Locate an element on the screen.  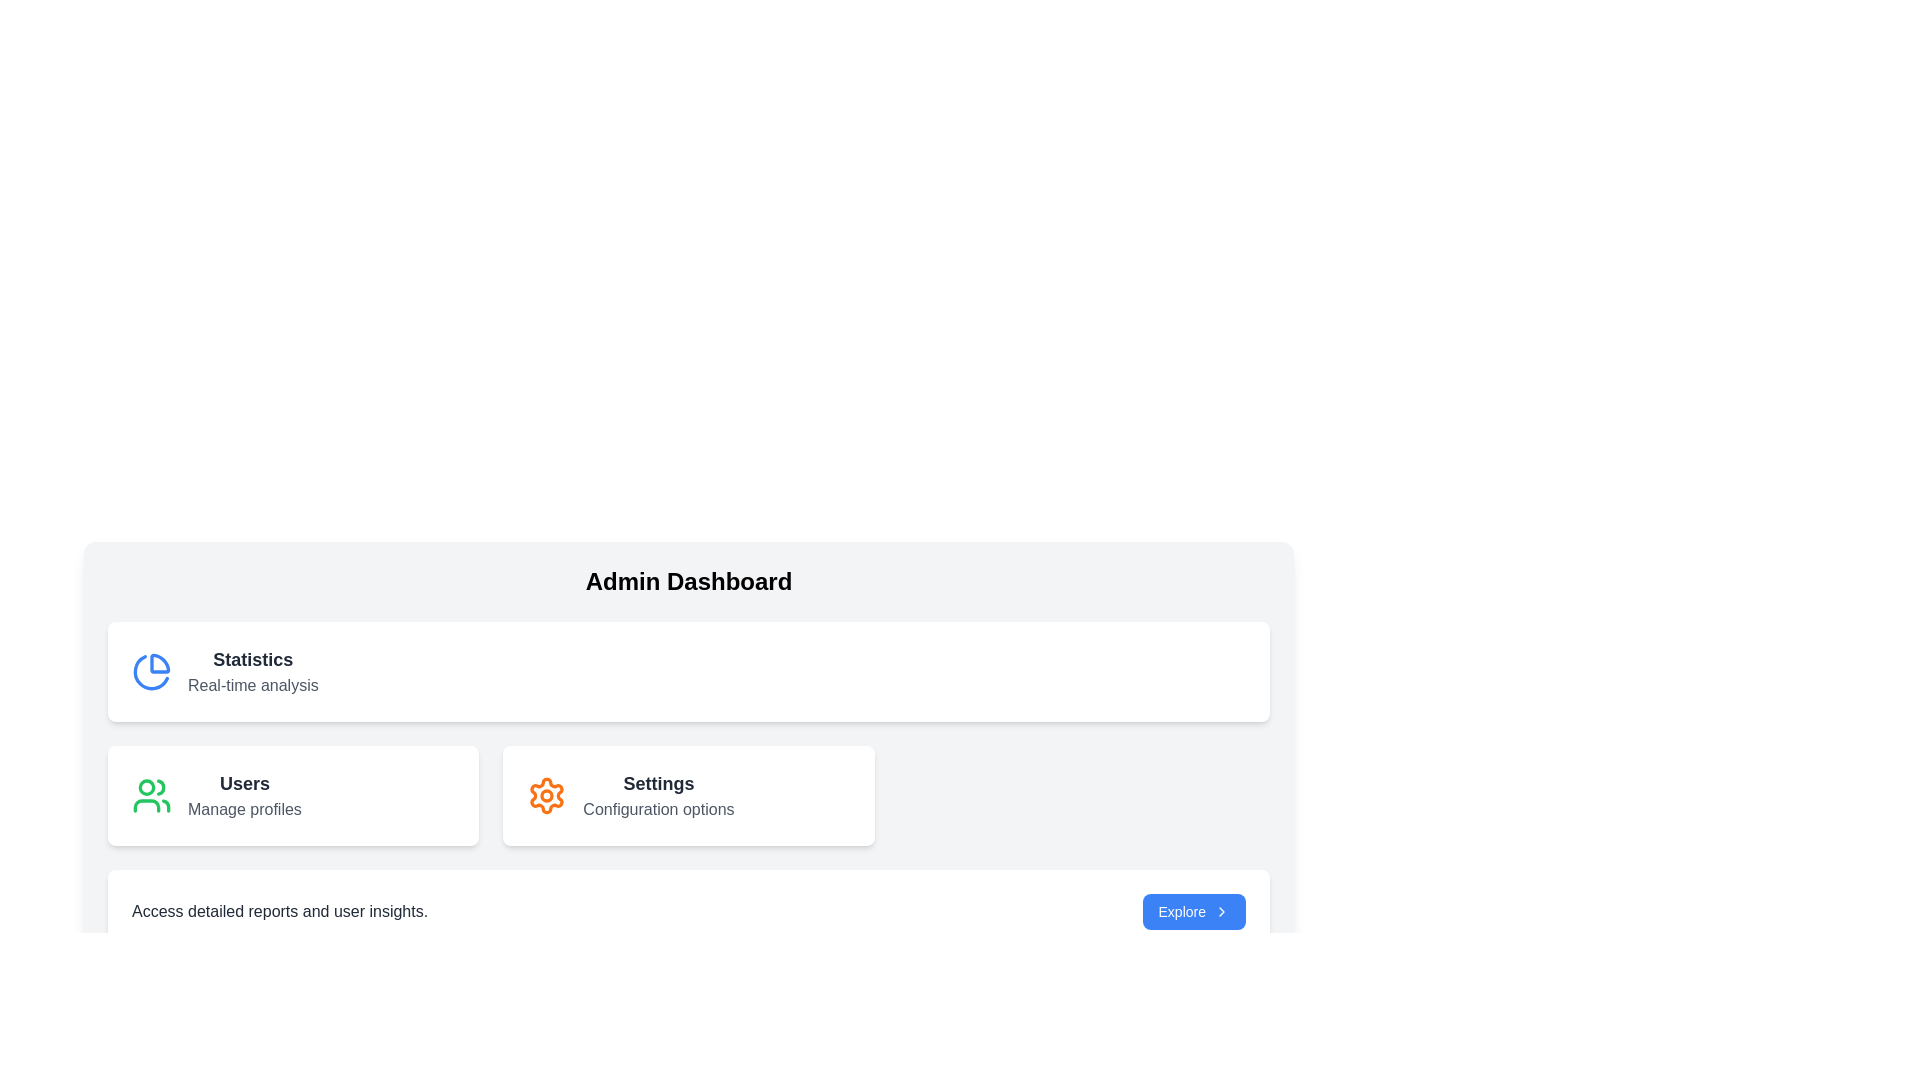
the 'Statistics' text label, which serves as a title for the adjacent section, to provide visual feedback is located at coordinates (252, 659).